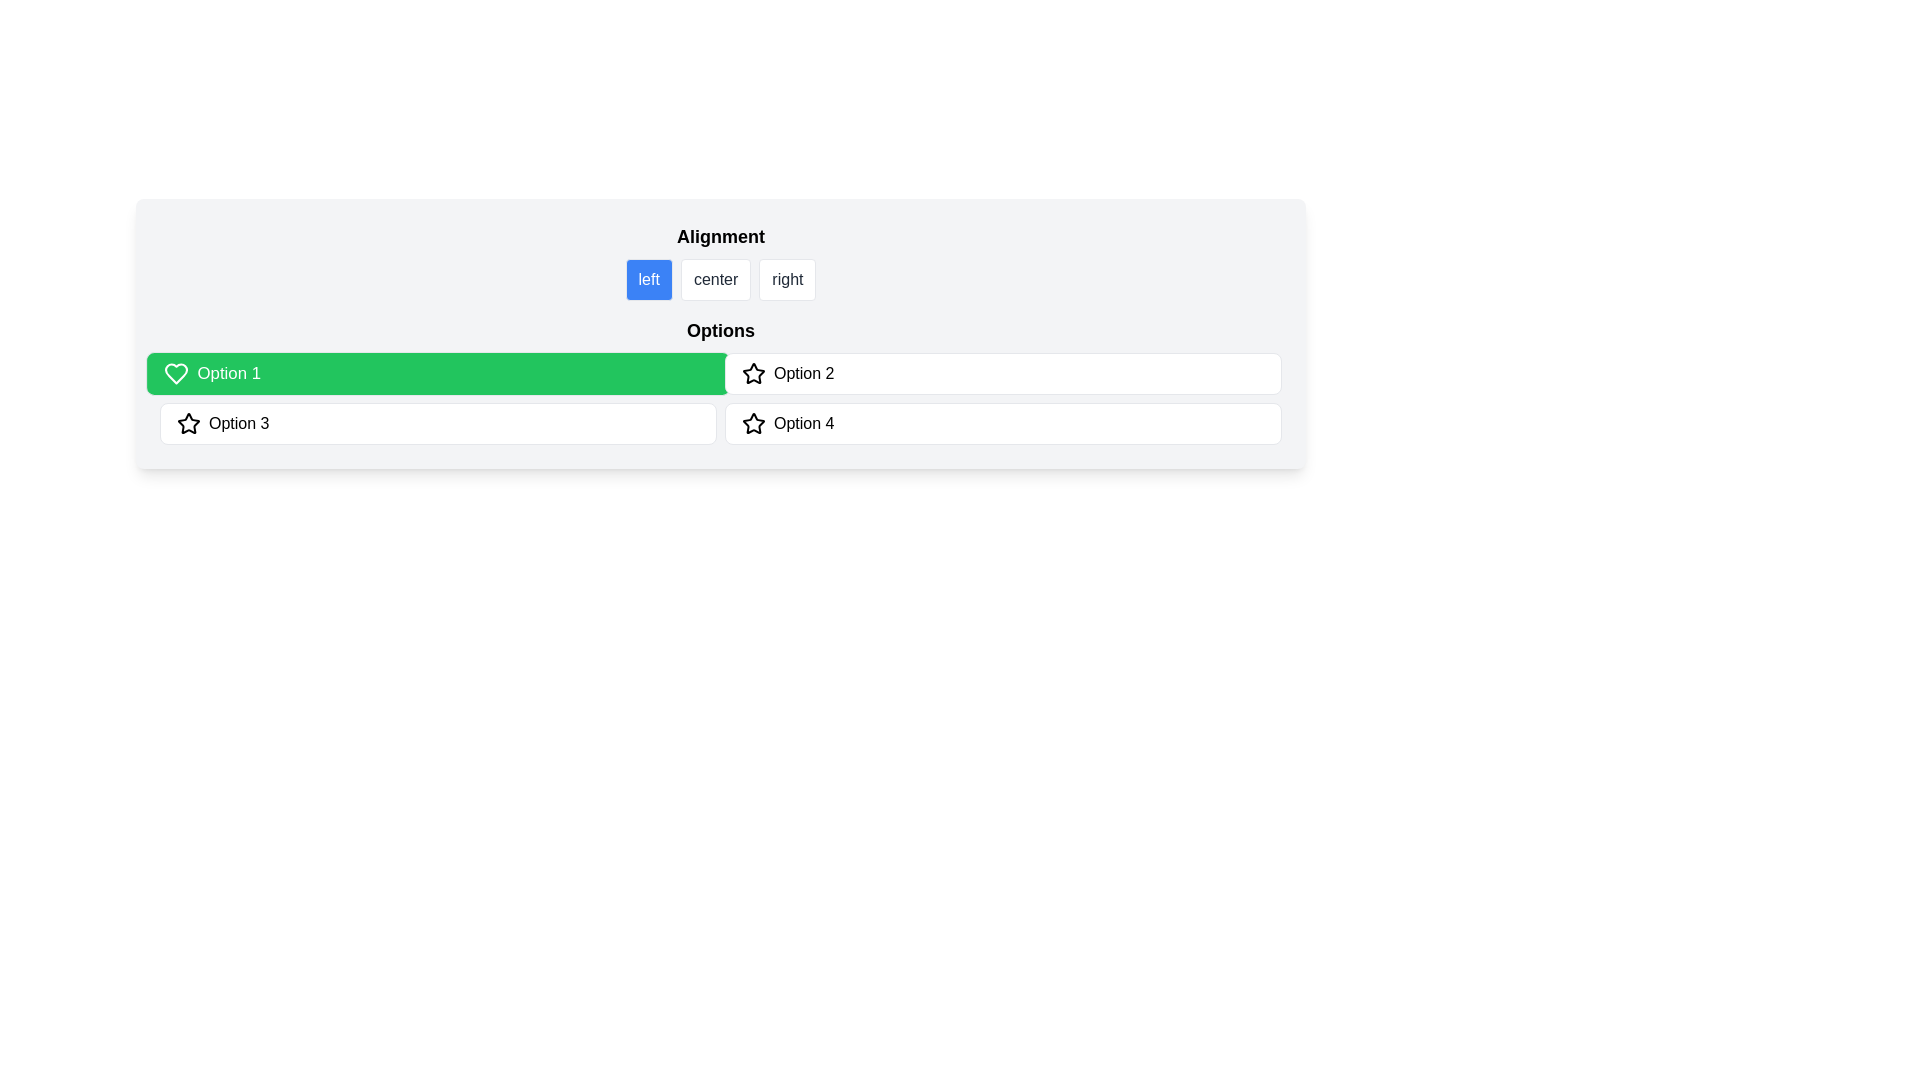 Image resolution: width=1920 pixels, height=1080 pixels. Describe the element at coordinates (752, 423) in the screenshot. I see `the star icon representing 'Option 4' to interact with it` at that location.